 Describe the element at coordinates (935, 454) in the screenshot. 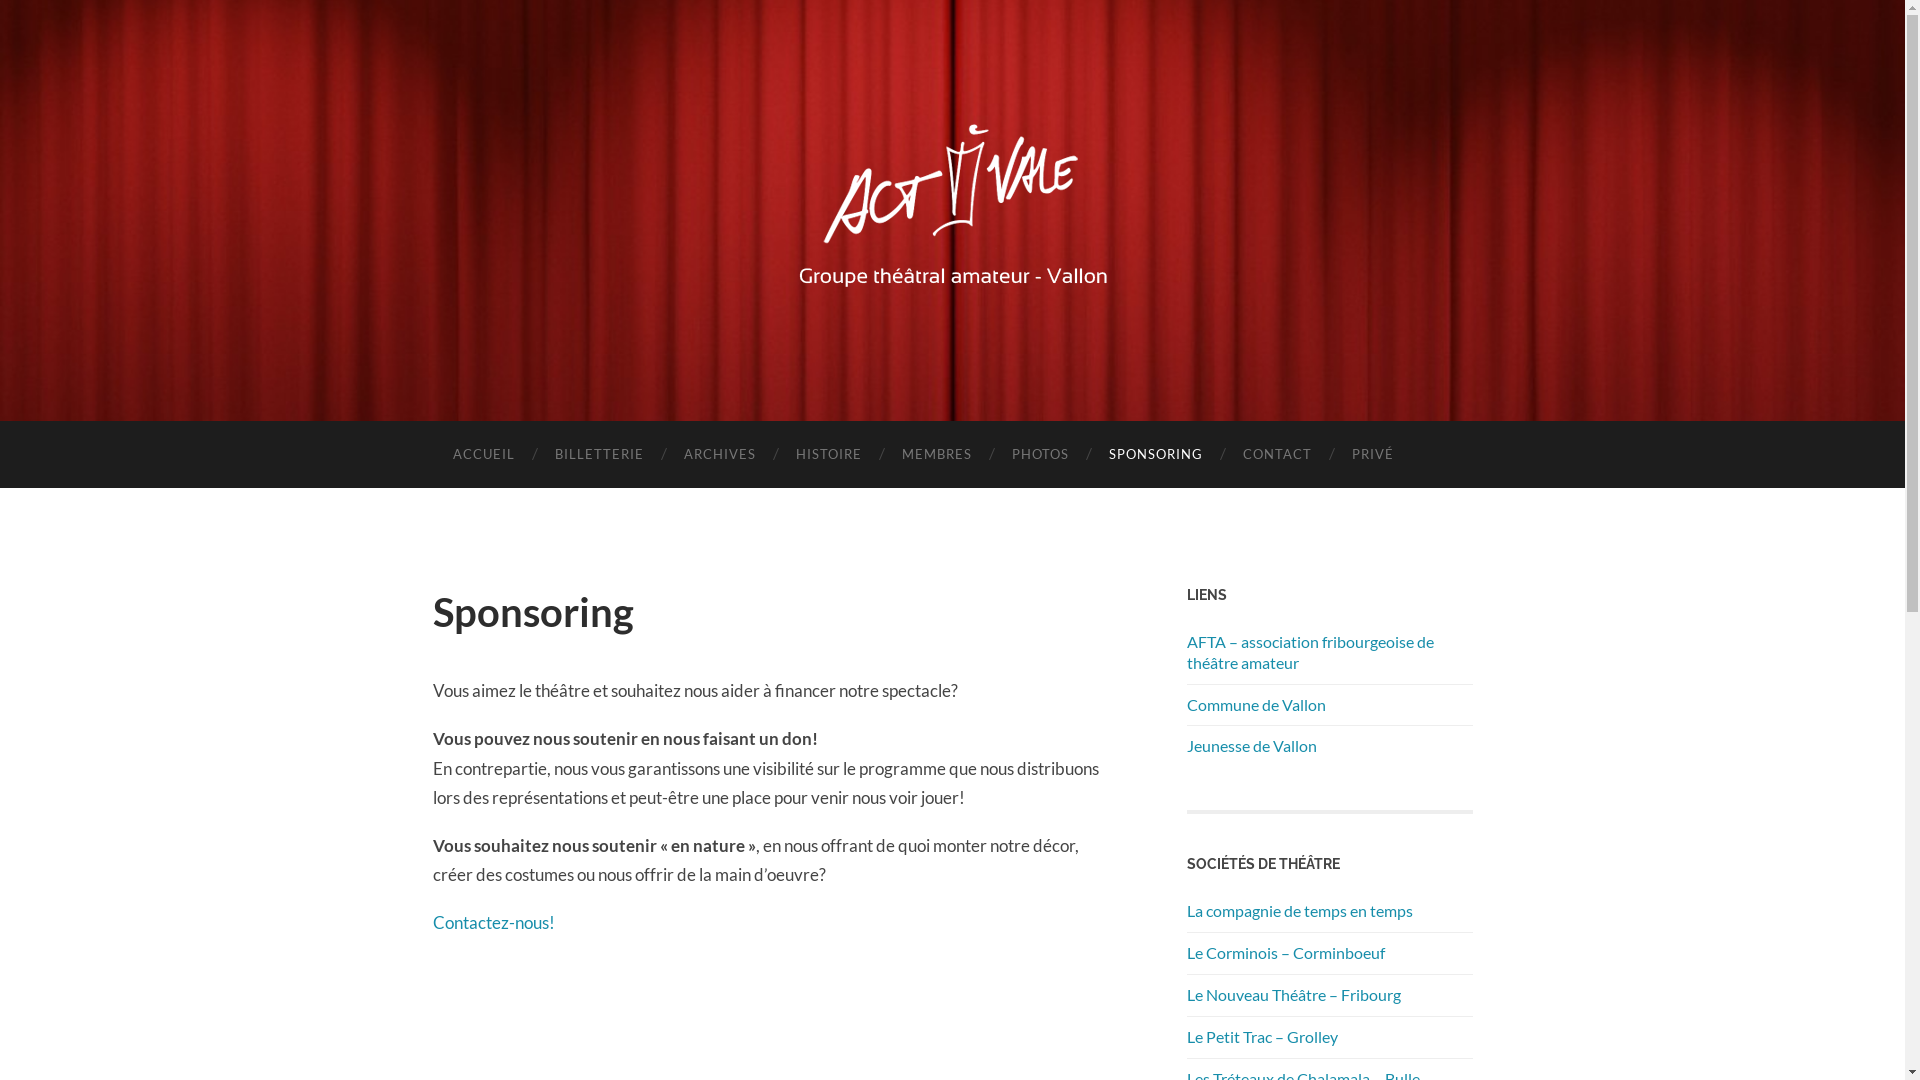

I see `'MEMBRES'` at that location.